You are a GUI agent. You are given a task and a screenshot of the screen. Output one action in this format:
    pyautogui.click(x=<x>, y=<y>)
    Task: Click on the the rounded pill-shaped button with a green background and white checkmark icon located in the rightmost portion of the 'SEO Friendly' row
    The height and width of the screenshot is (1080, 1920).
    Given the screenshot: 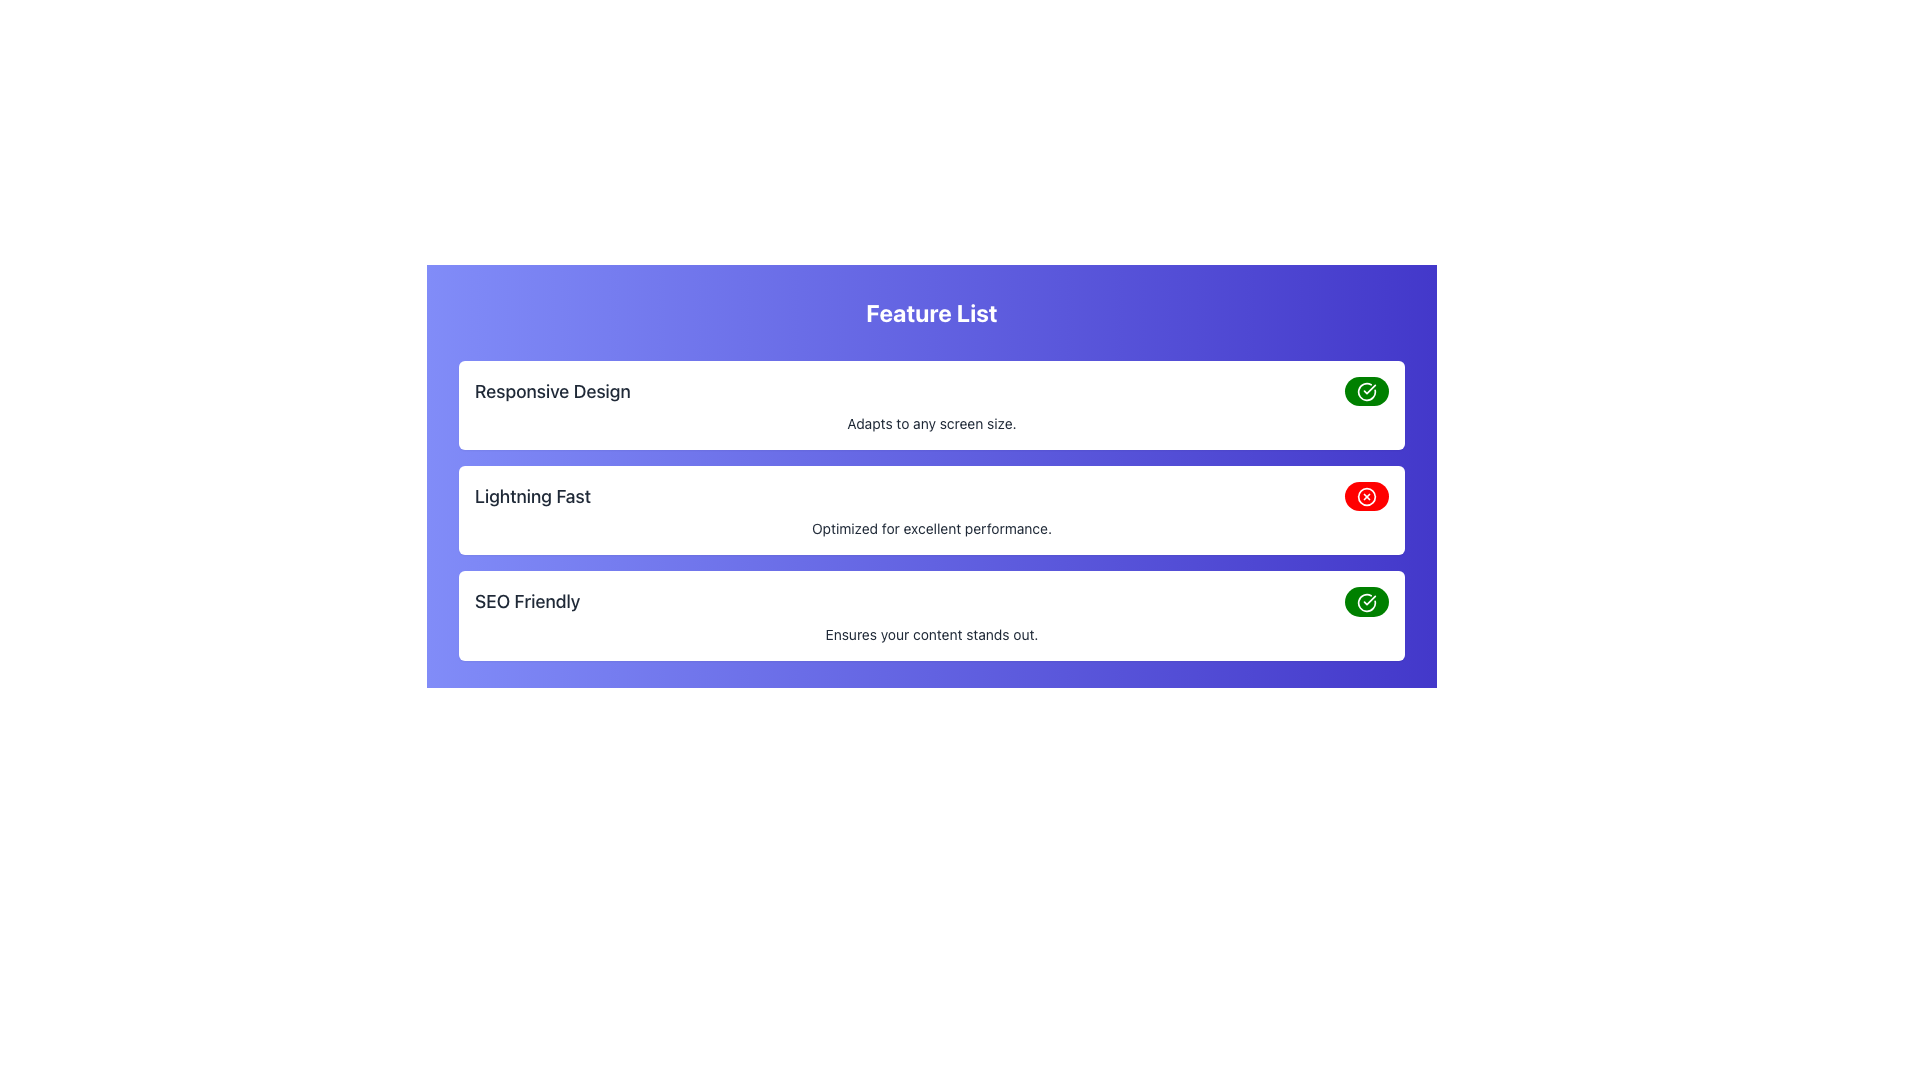 What is the action you would take?
    pyautogui.click(x=1366, y=600)
    